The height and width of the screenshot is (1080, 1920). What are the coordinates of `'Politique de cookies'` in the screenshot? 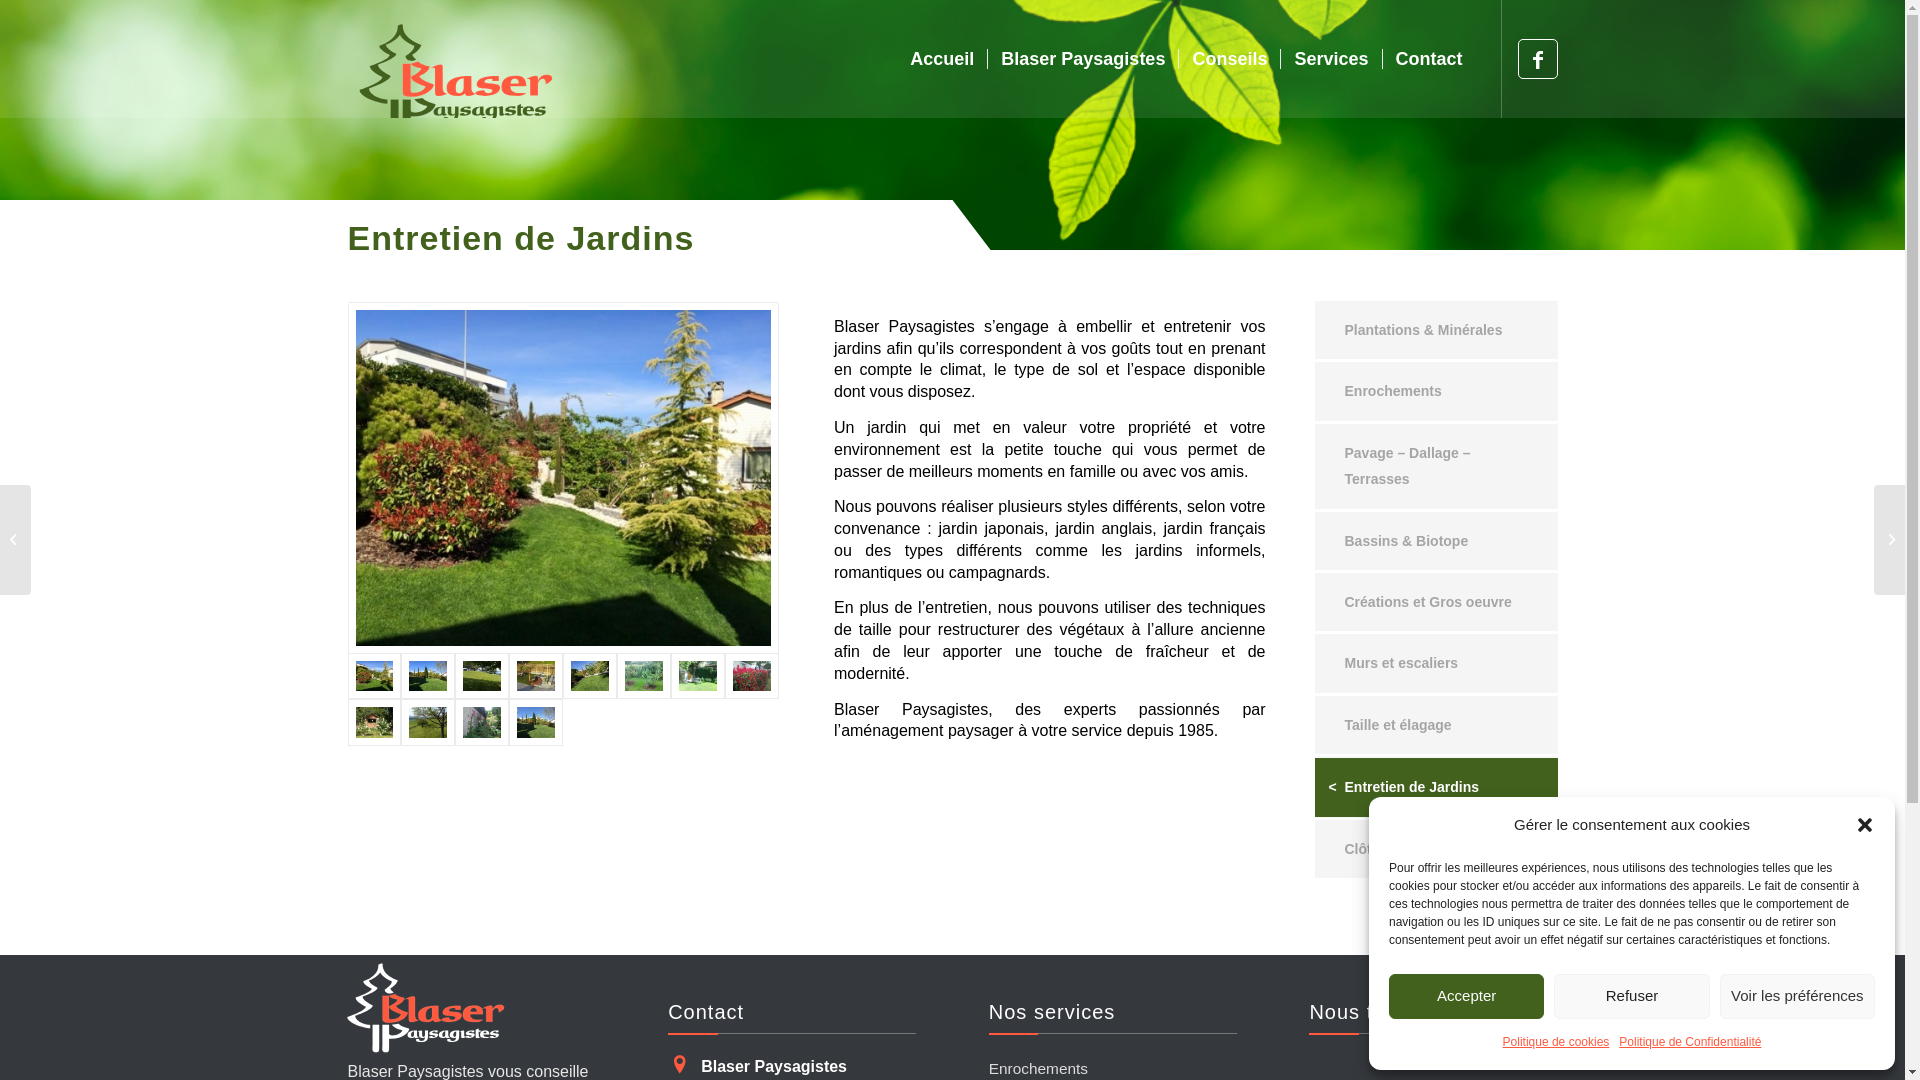 It's located at (1555, 1040).